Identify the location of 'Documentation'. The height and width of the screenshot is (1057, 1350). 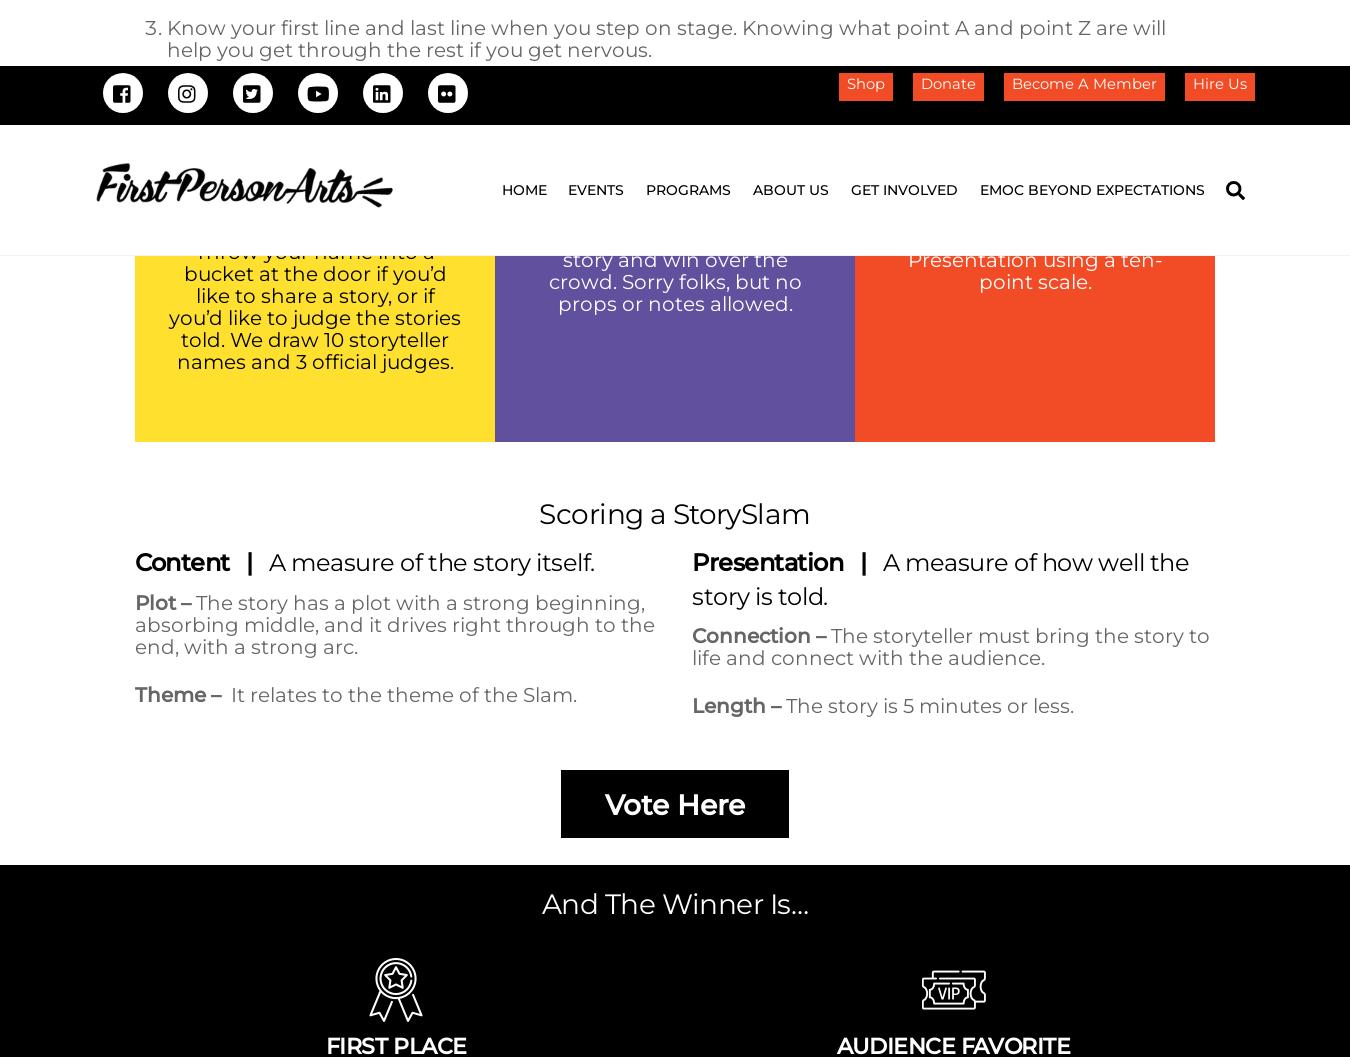
(274, 685).